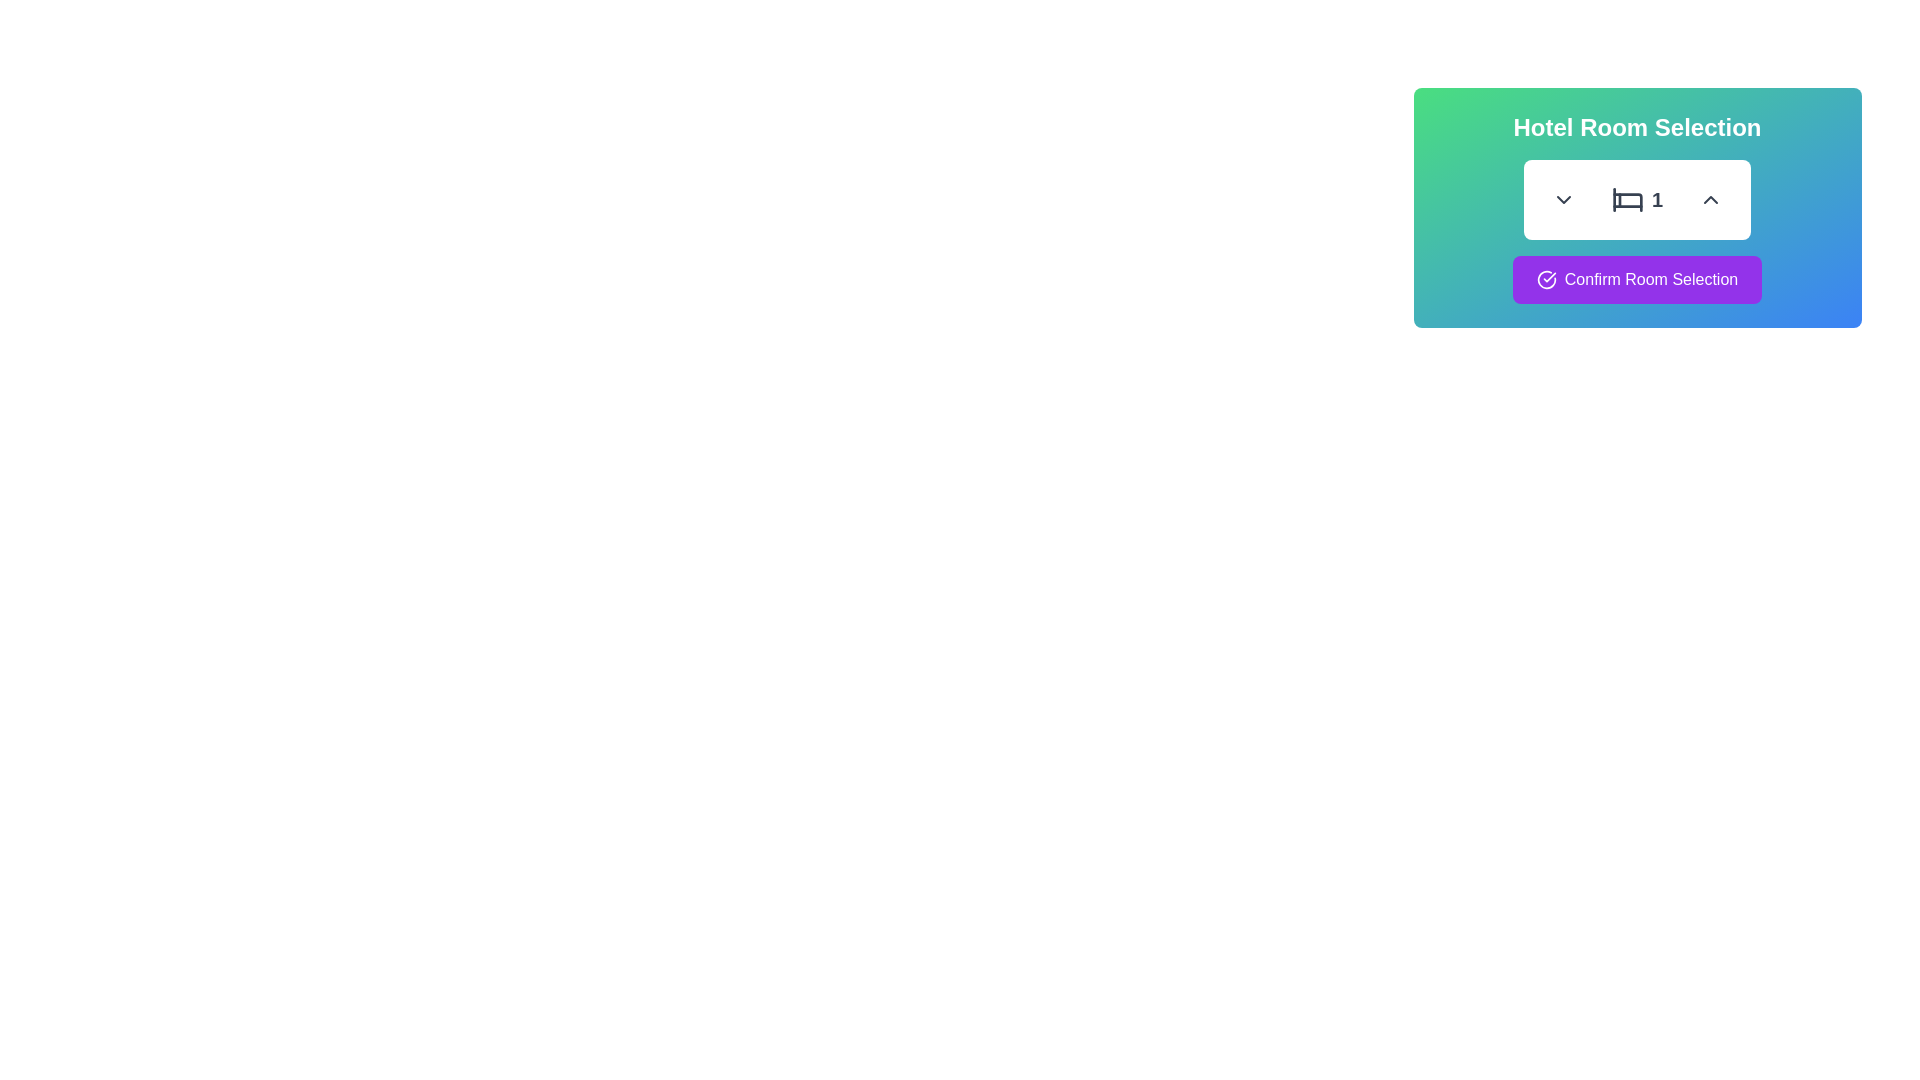 This screenshot has height=1080, width=1920. I want to click on the rounded button with an upward-facing chevron icon located next to the number box marked '1' in the 'Hotel Room Selection' panel to increment the associated value, so click(1710, 200).